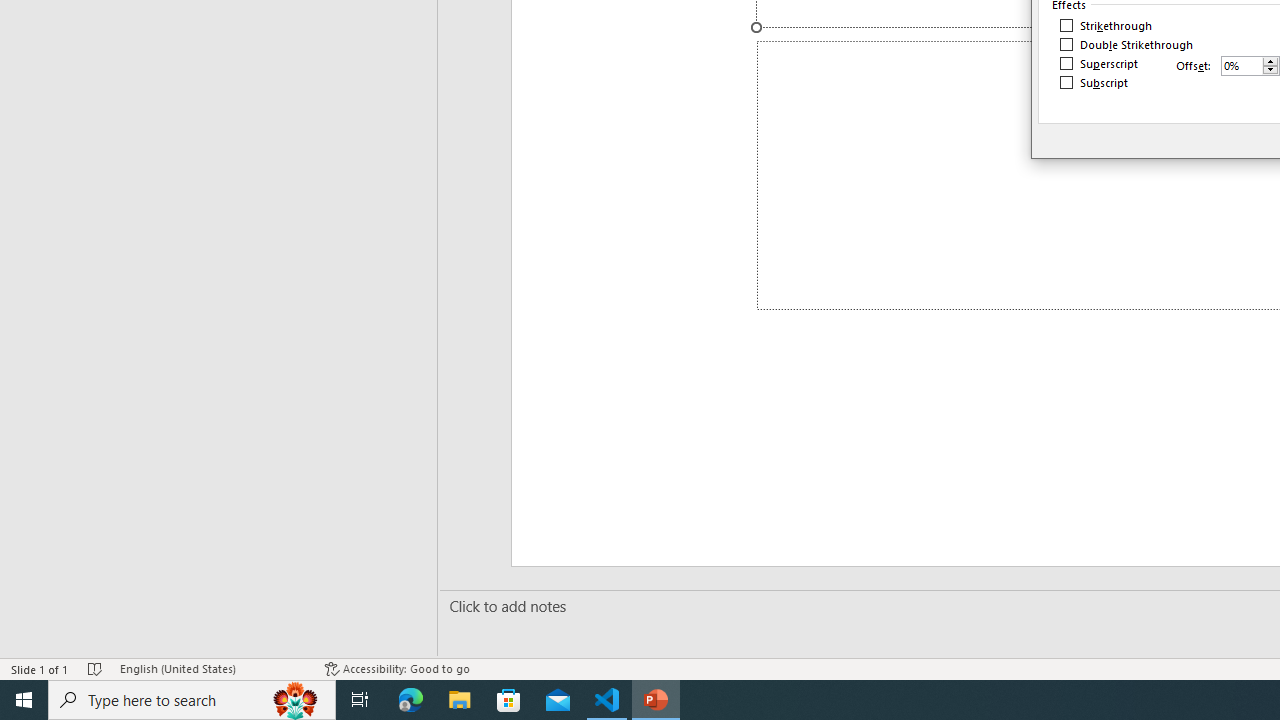 The image size is (1280, 720). Describe the element at coordinates (294, 698) in the screenshot. I see `'Search highlights icon opens search home window'` at that location.